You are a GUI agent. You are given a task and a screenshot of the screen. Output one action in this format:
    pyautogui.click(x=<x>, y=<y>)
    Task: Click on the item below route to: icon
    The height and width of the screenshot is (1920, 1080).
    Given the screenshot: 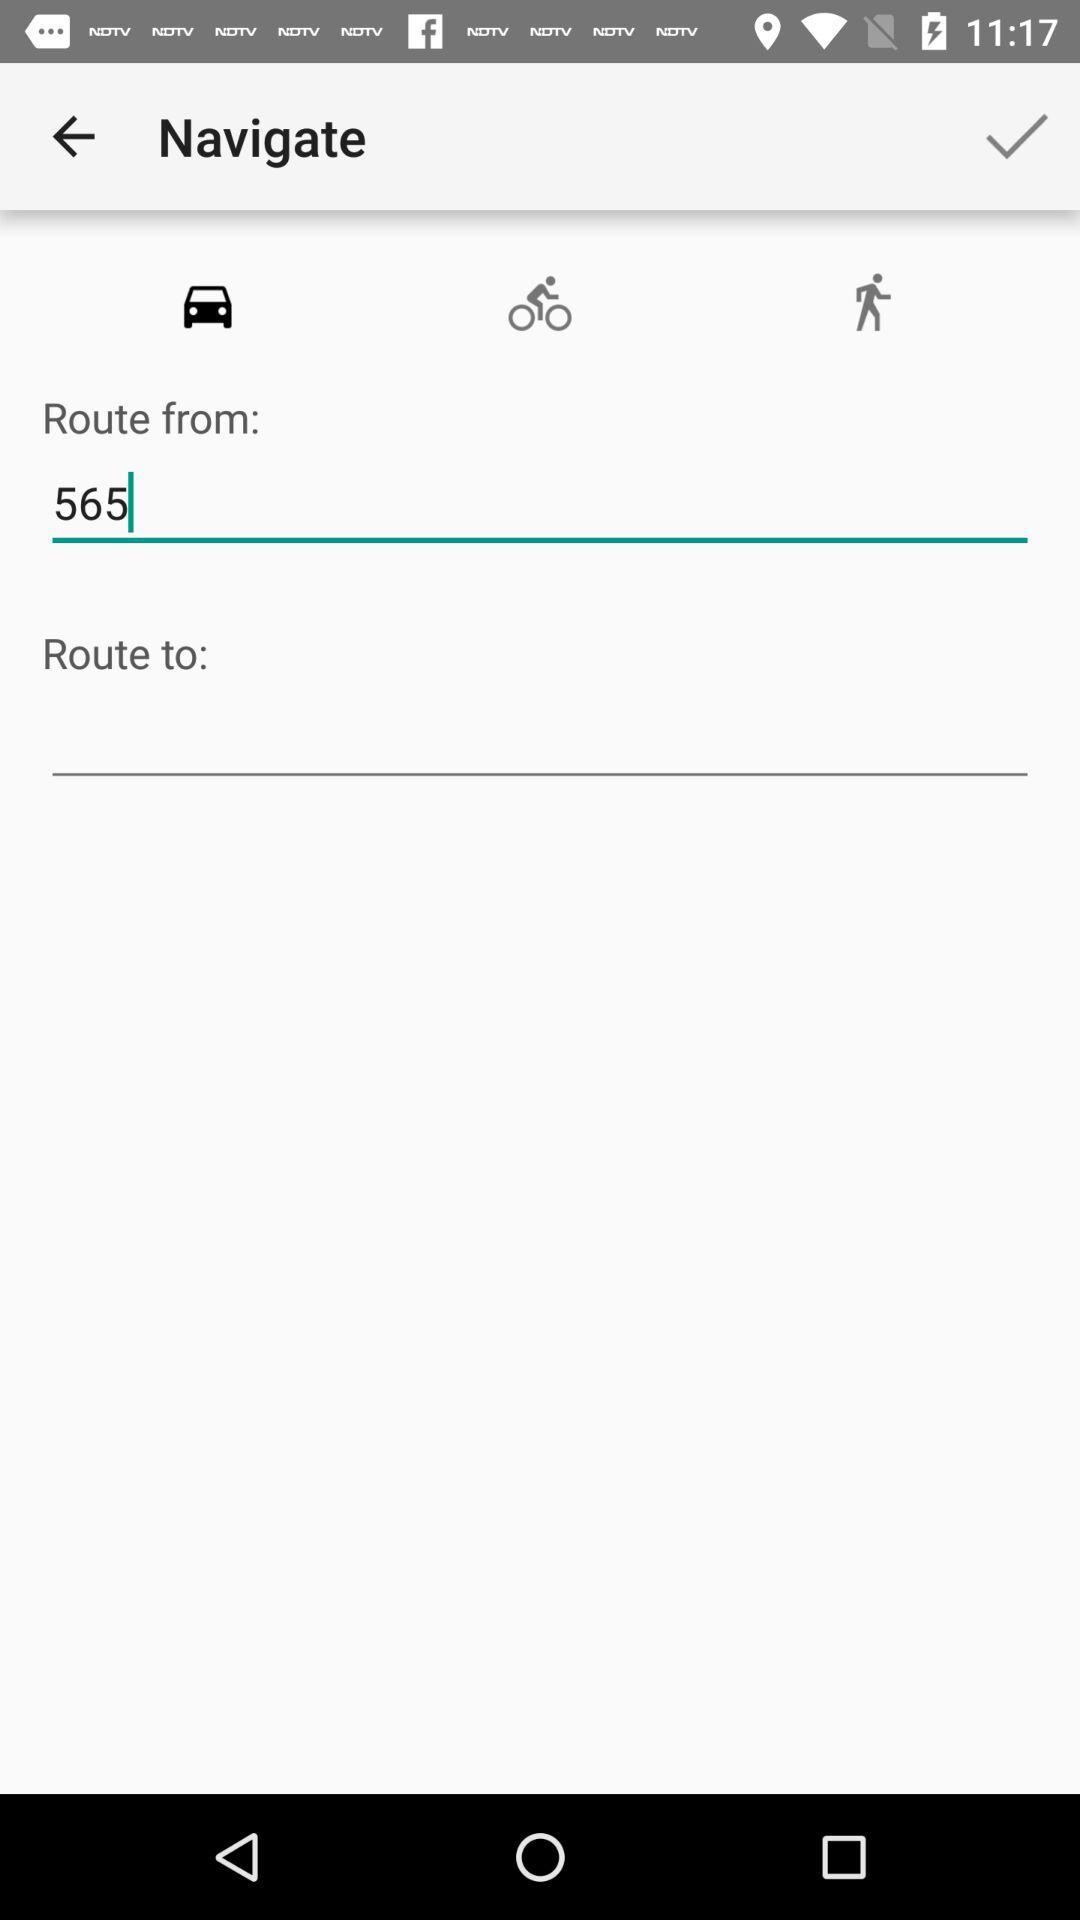 What is the action you would take?
    pyautogui.click(x=540, y=737)
    